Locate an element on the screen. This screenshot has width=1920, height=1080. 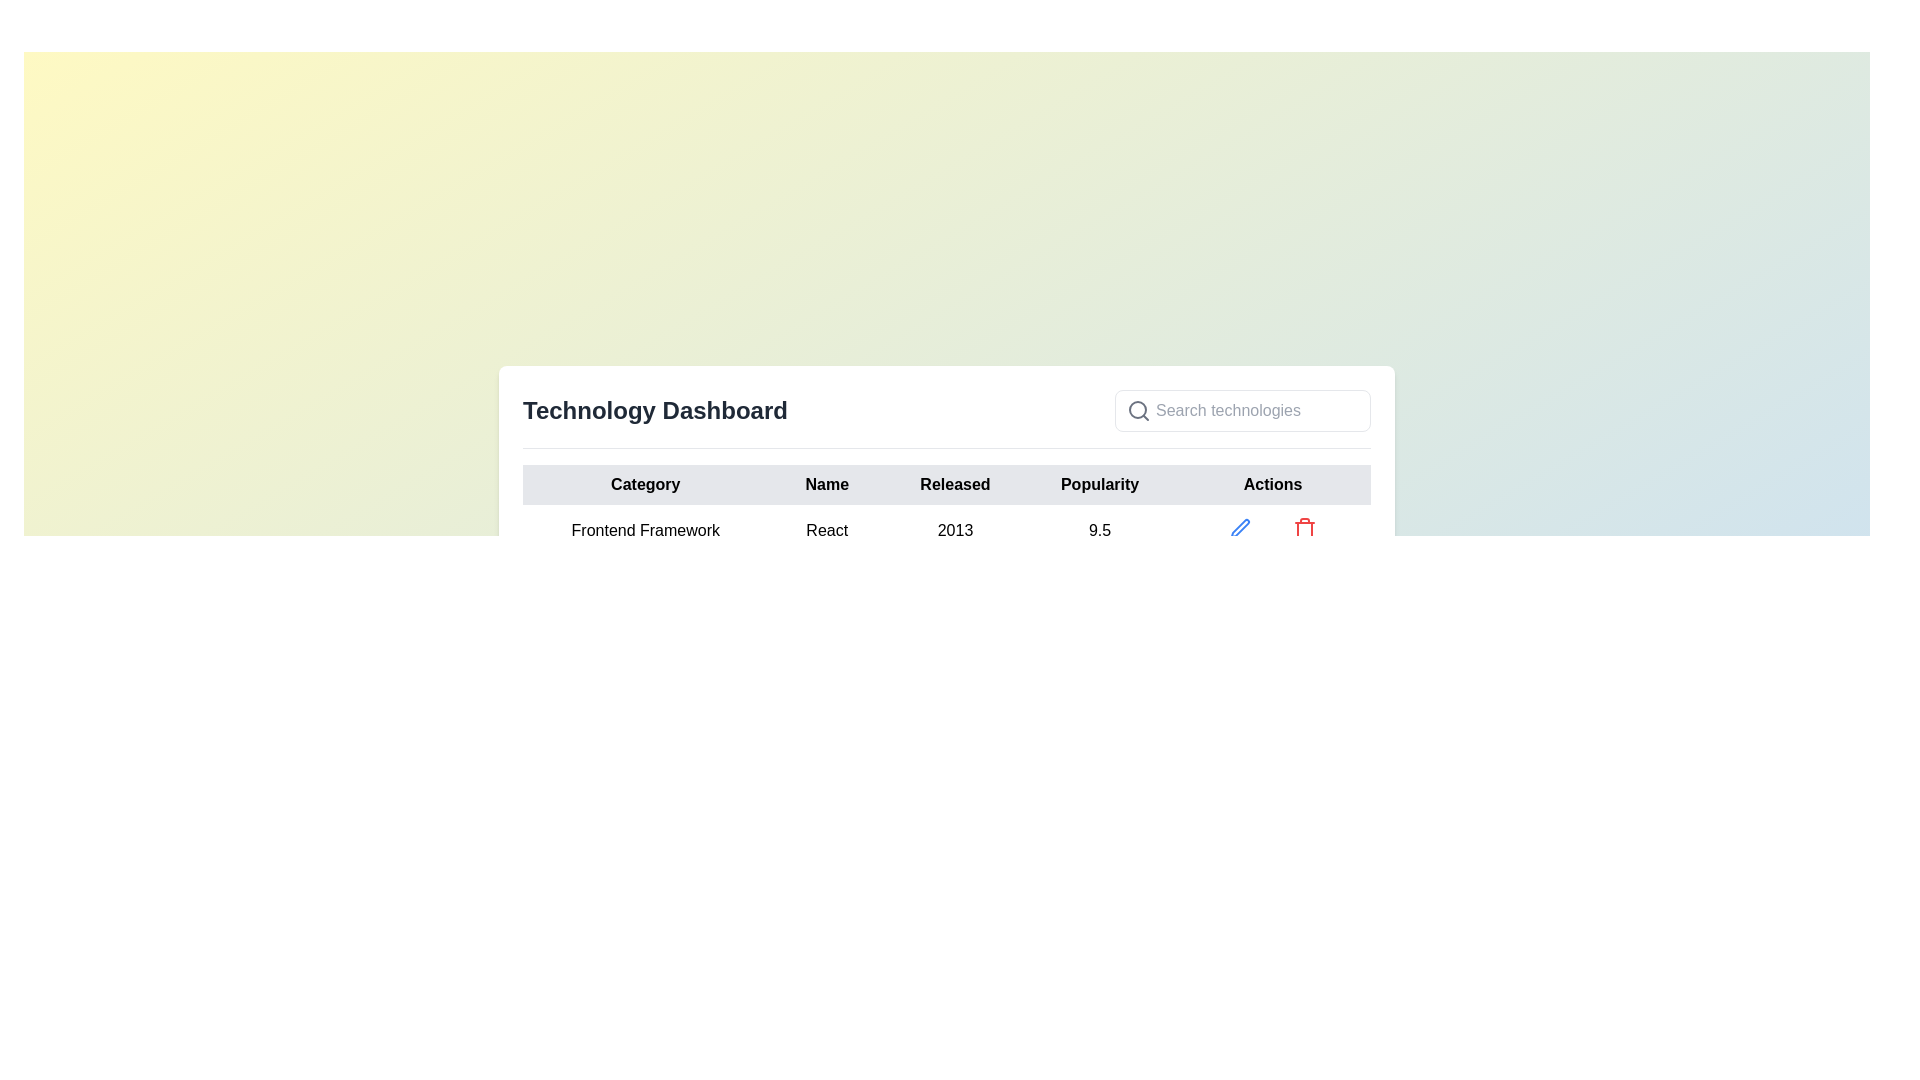
the text label indicating 'React' in the Technology Dashboard table, positioned between 'Frontend Framework' and '2013' is located at coordinates (827, 529).